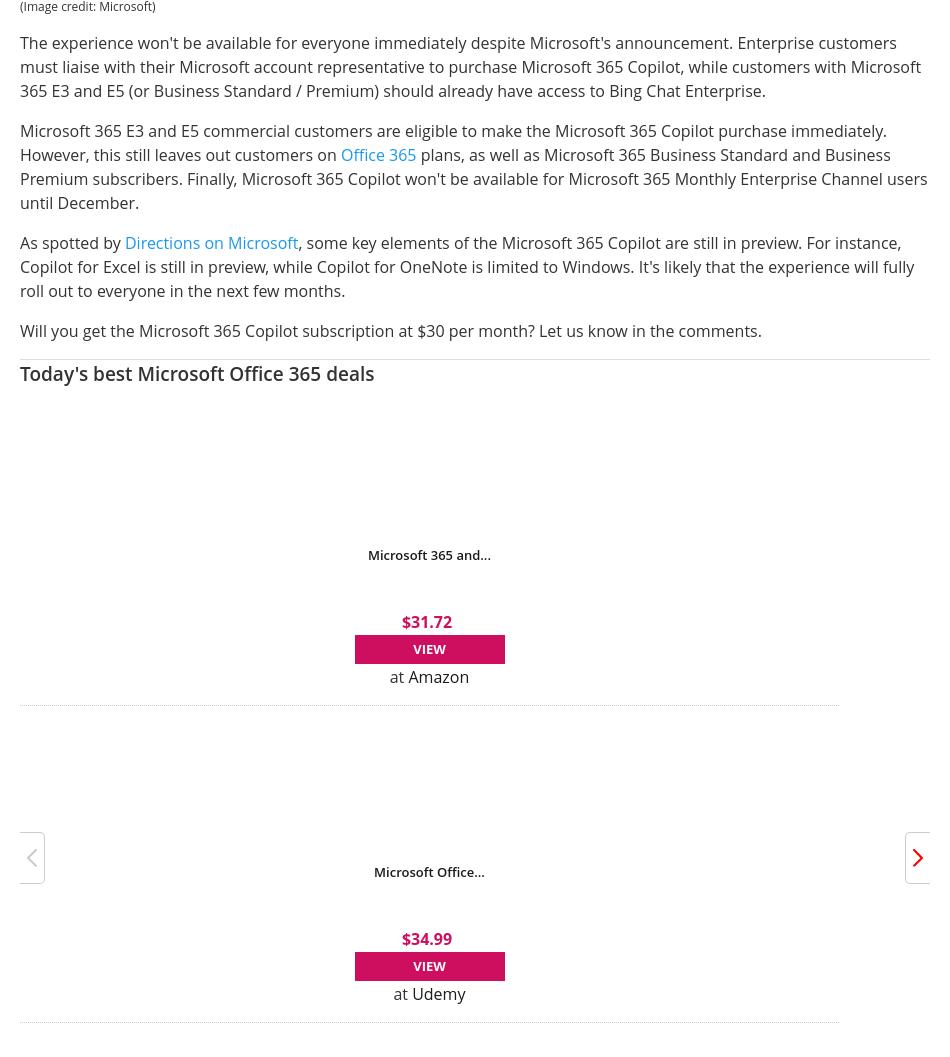 The width and height of the screenshot is (950, 1057). I want to click on 'Will you get the Microsoft 365 Copilot subscription at $30 per month? Let us know in the comments.', so click(389, 329).